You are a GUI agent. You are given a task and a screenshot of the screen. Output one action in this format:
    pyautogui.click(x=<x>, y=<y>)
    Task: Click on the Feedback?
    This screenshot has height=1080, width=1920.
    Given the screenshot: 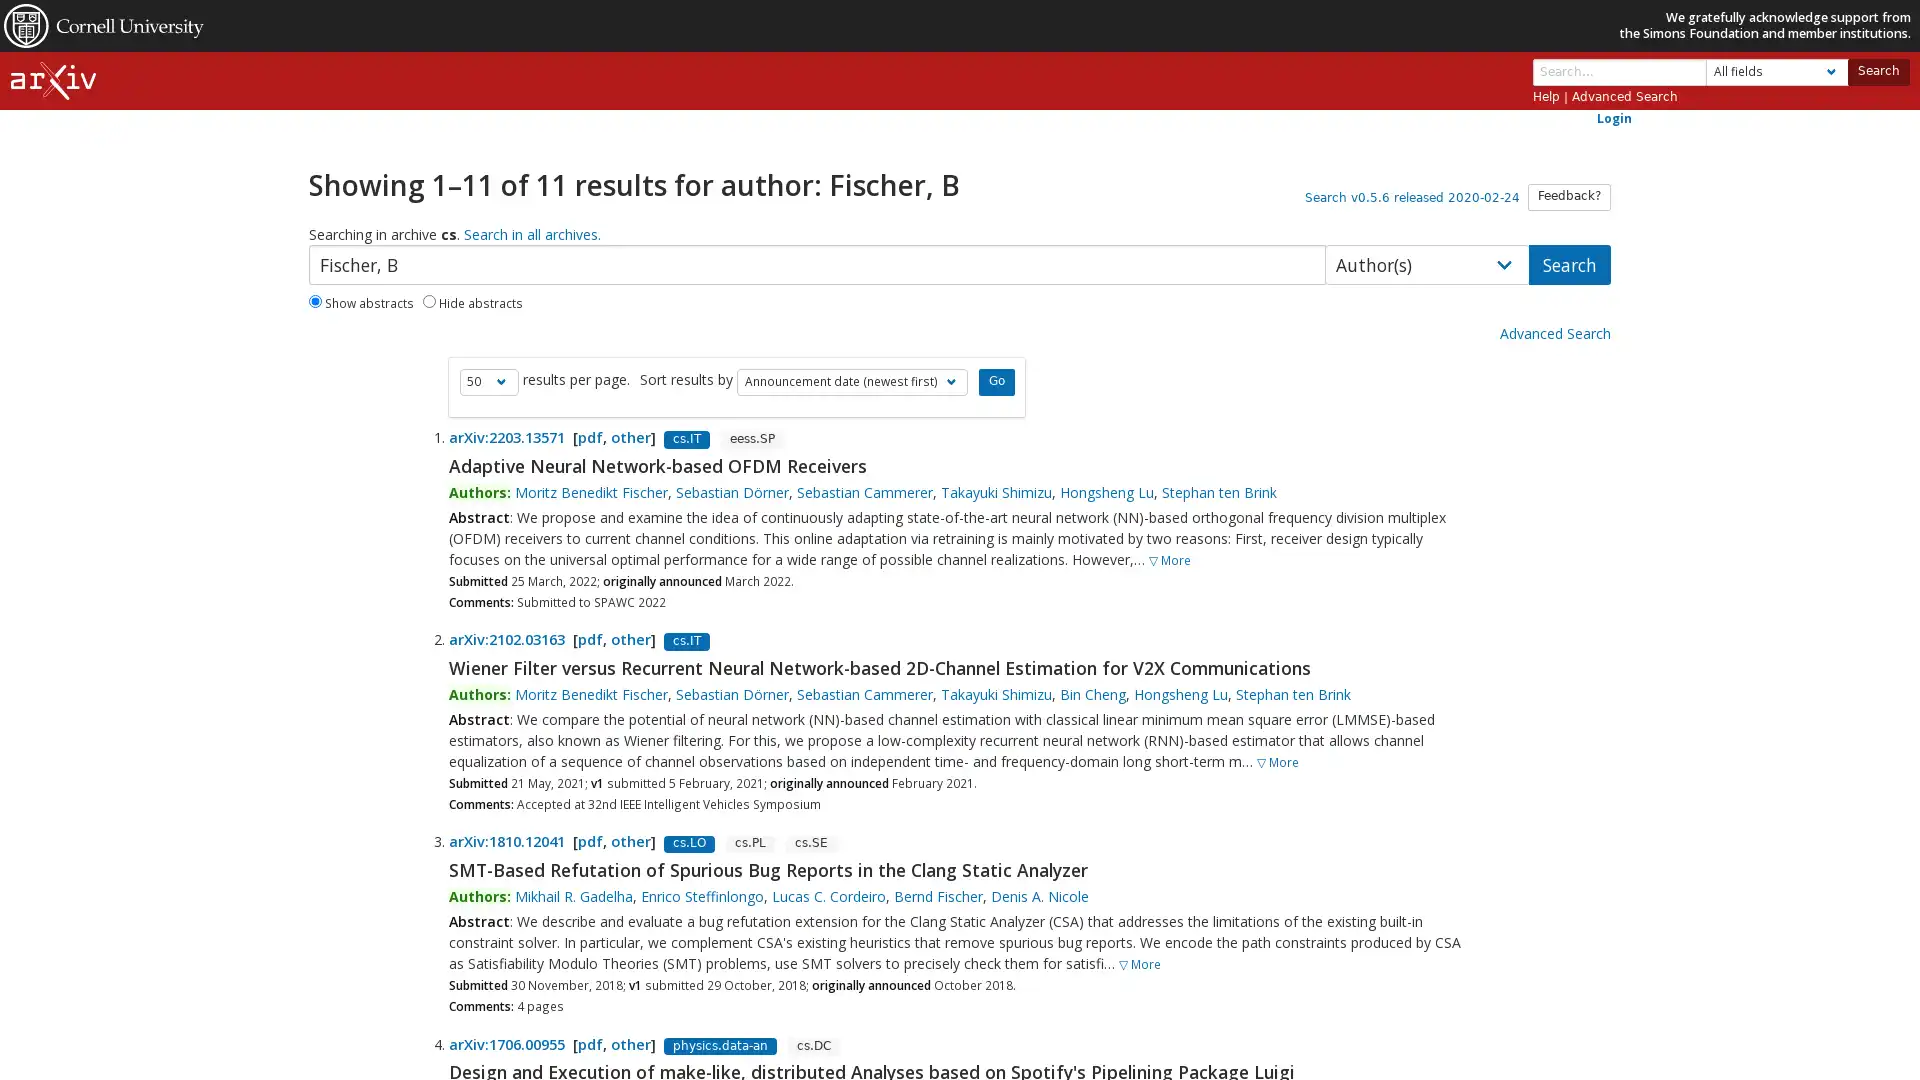 What is the action you would take?
    pyautogui.click(x=1568, y=196)
    